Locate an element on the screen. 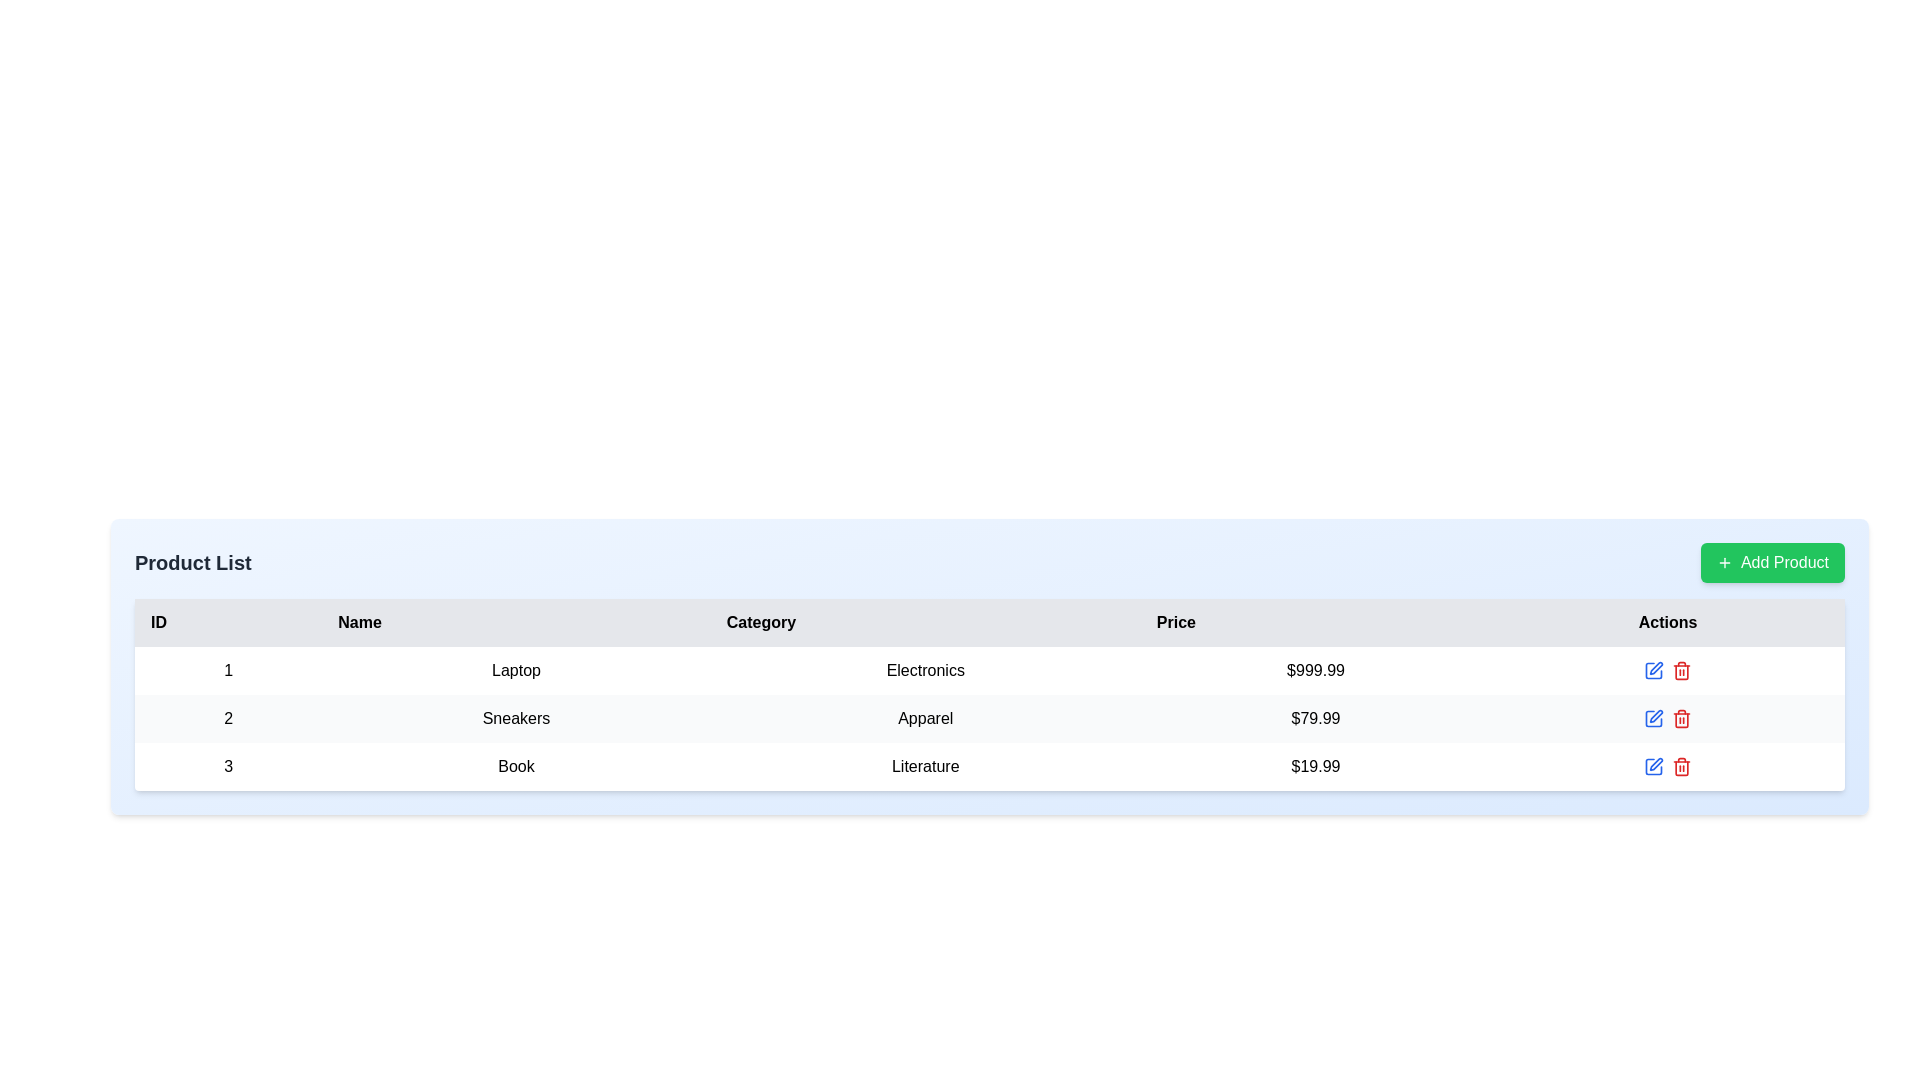  the text display cell containing the number '3' in the first column of the third row of the 'Product List' table is located at coordinates (228, 766).